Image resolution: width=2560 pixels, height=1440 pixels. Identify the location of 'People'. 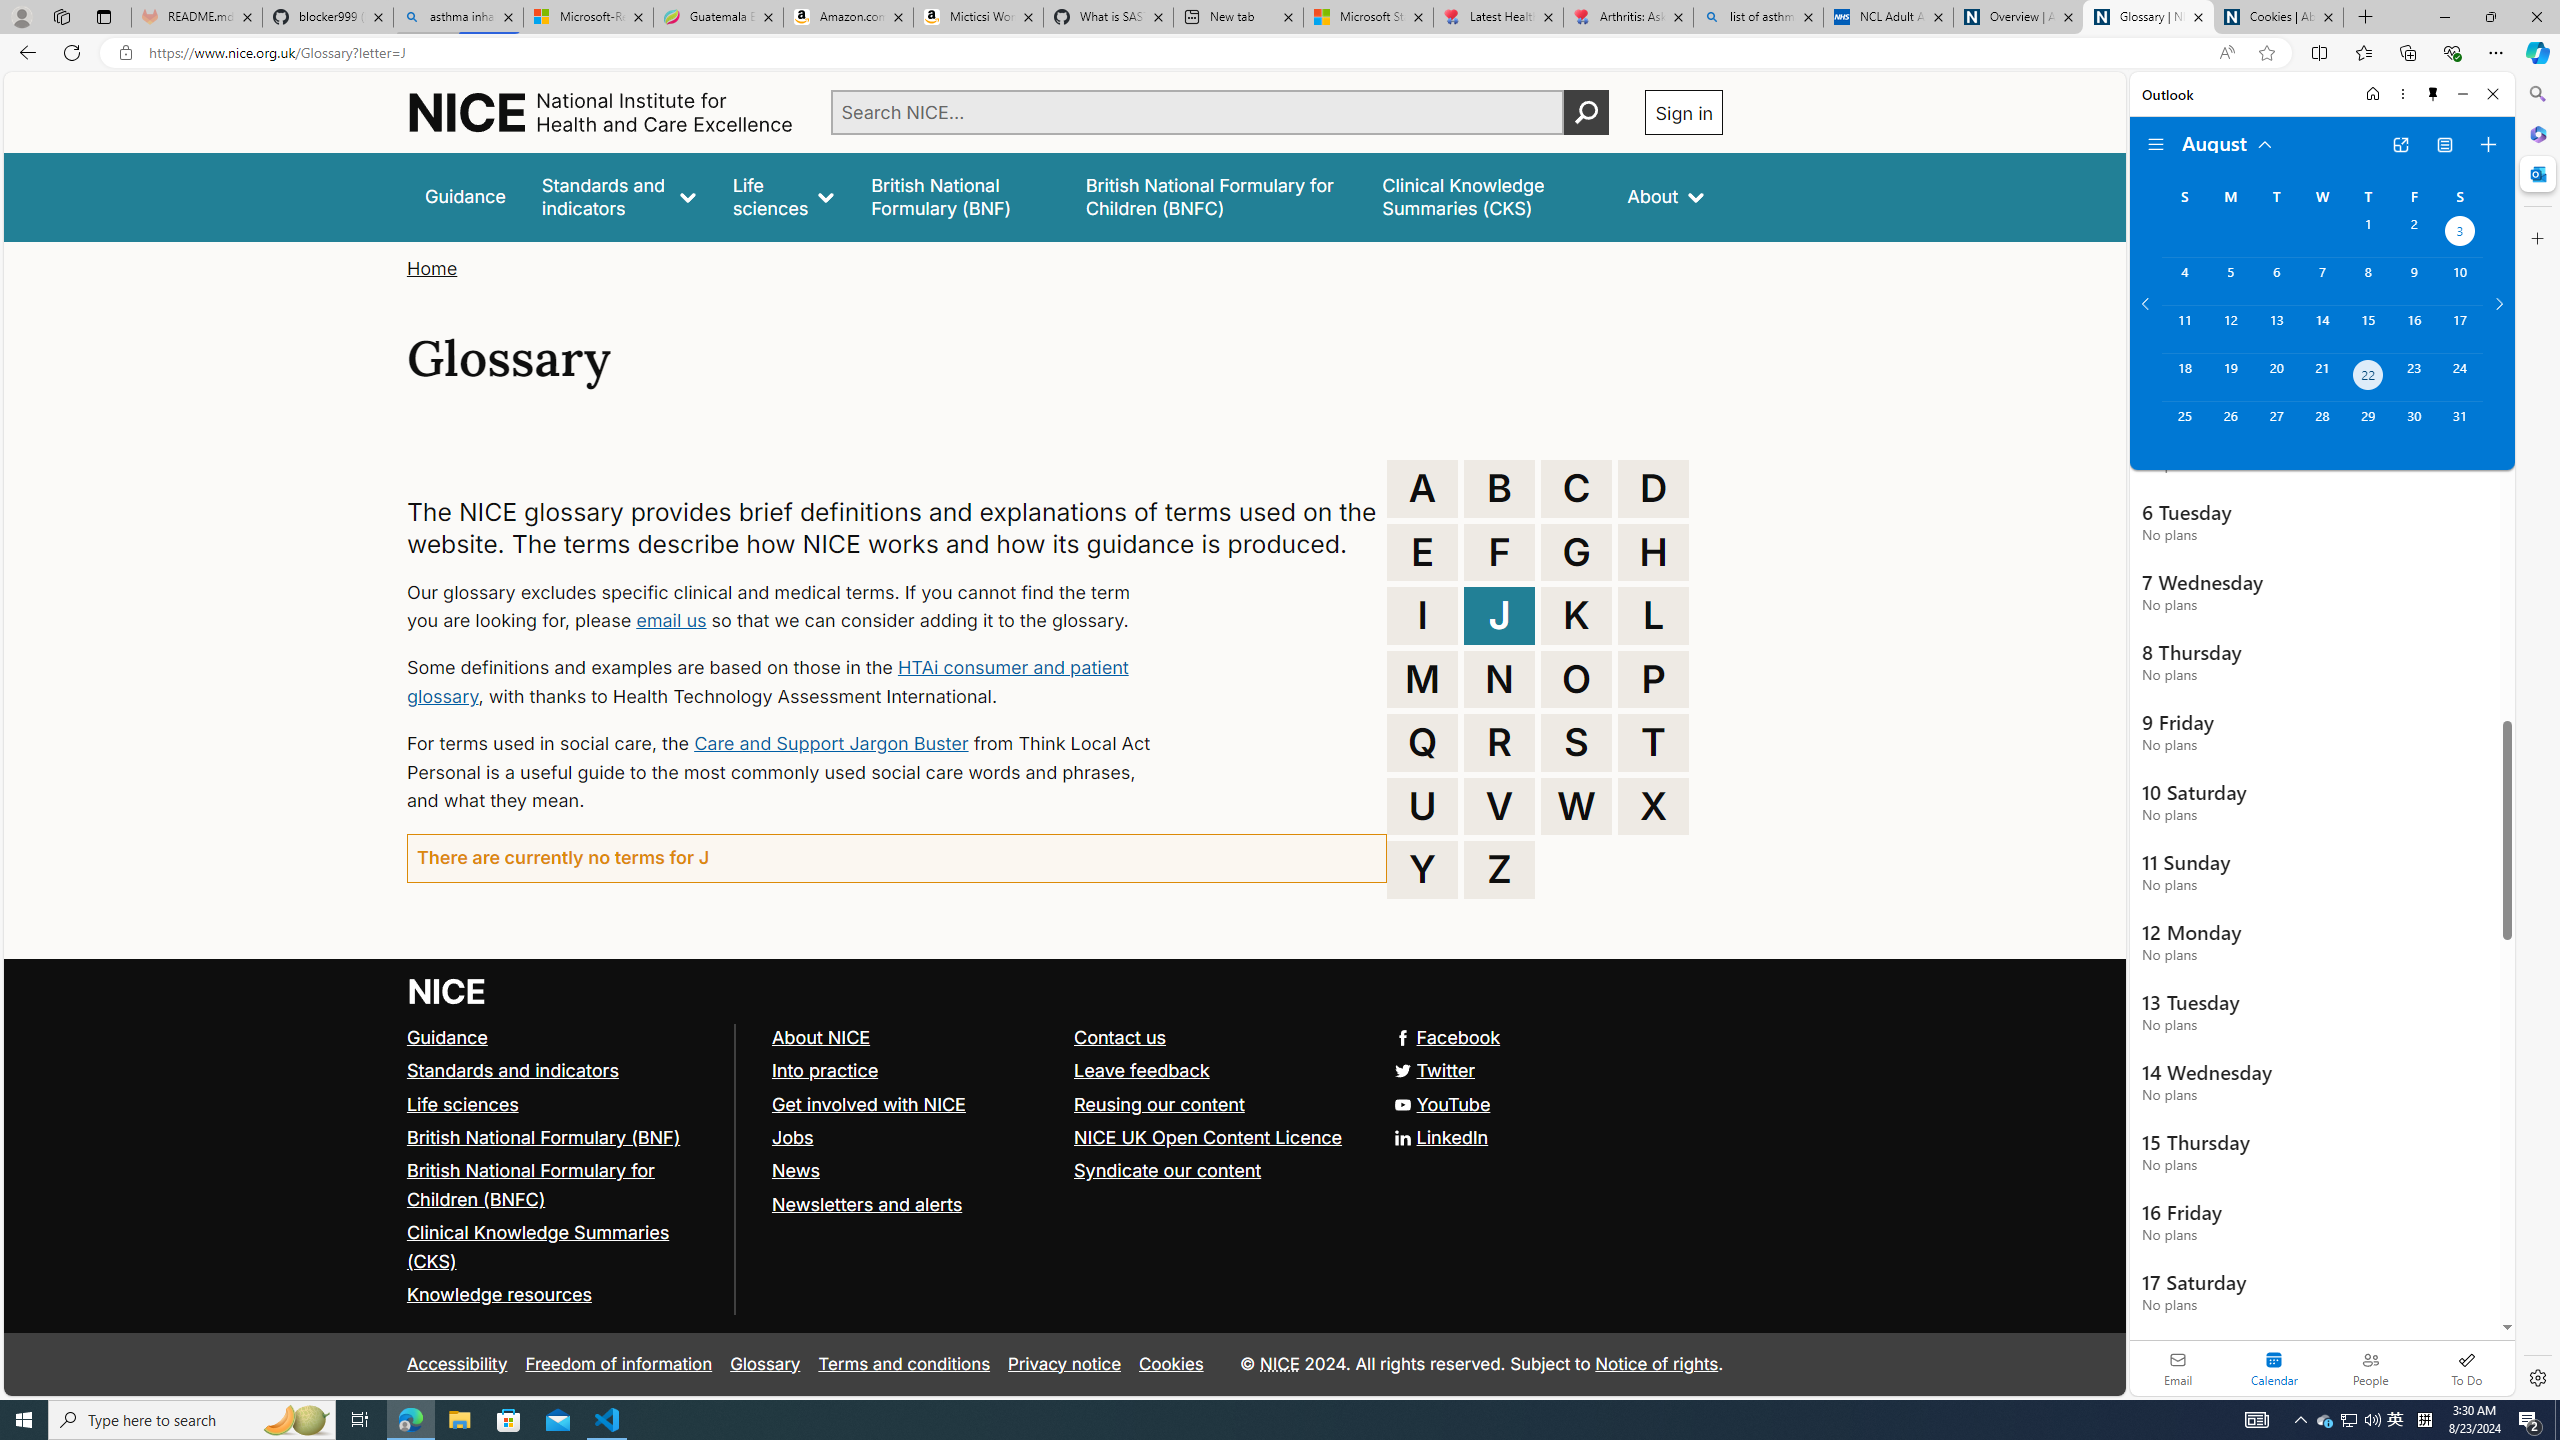
(2369, 1367).